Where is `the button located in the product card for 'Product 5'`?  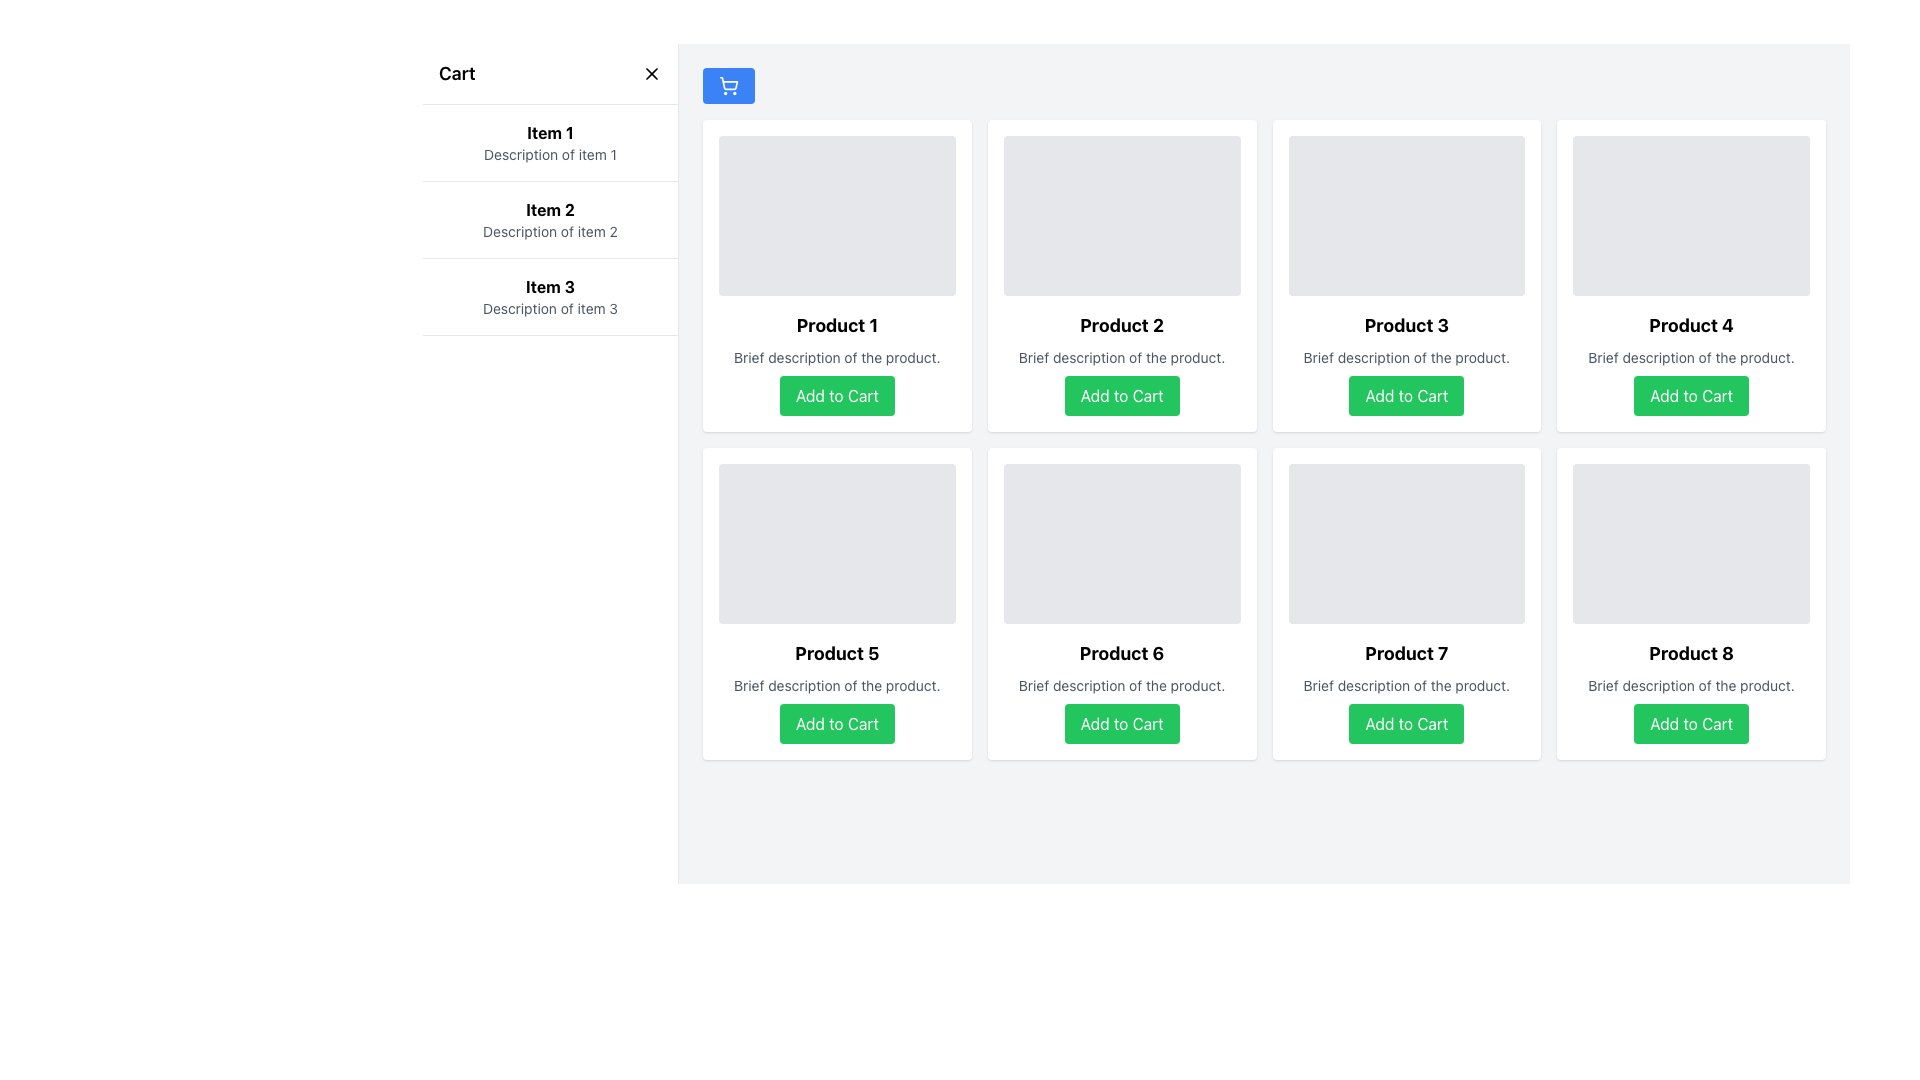 the button located in the product card for 'Product 5' is located at coordinates (837, 724).